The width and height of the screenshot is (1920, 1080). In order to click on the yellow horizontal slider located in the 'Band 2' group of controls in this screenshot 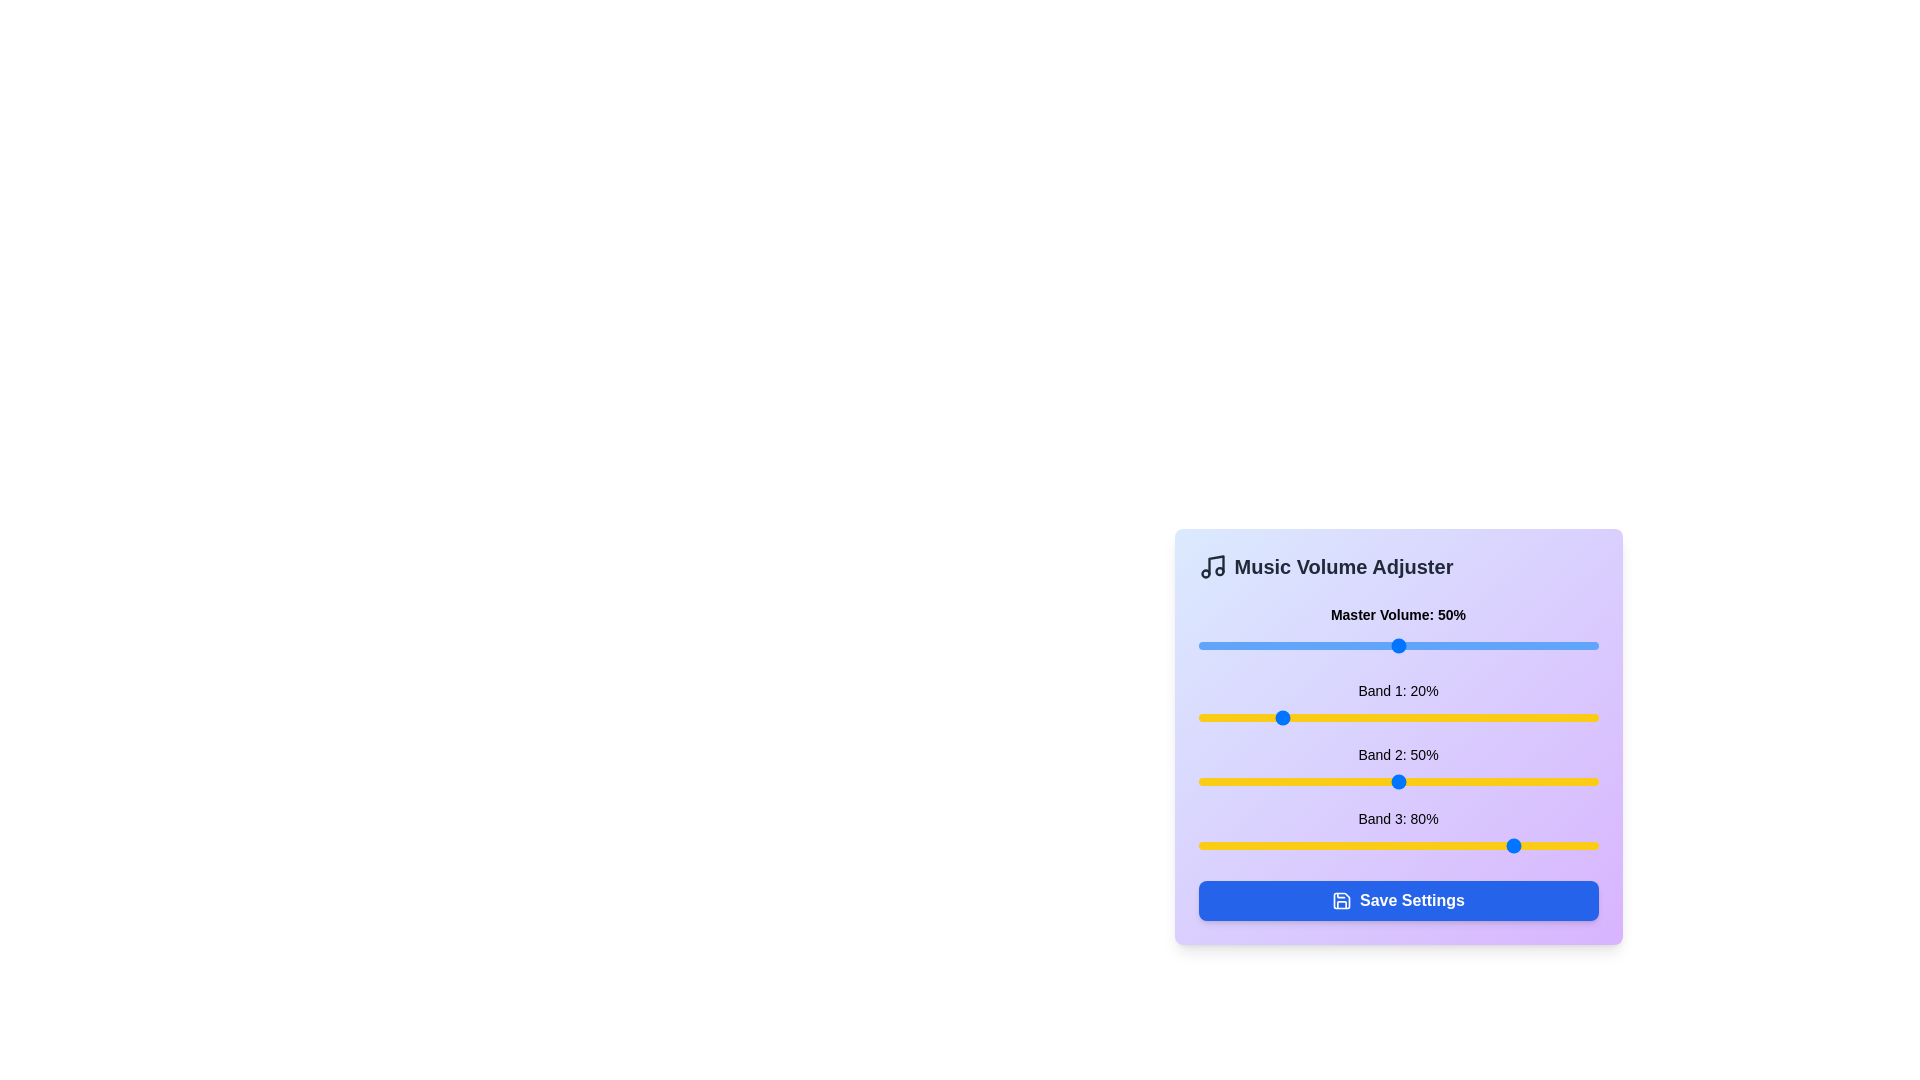, I will do `click(1397, 781)`.